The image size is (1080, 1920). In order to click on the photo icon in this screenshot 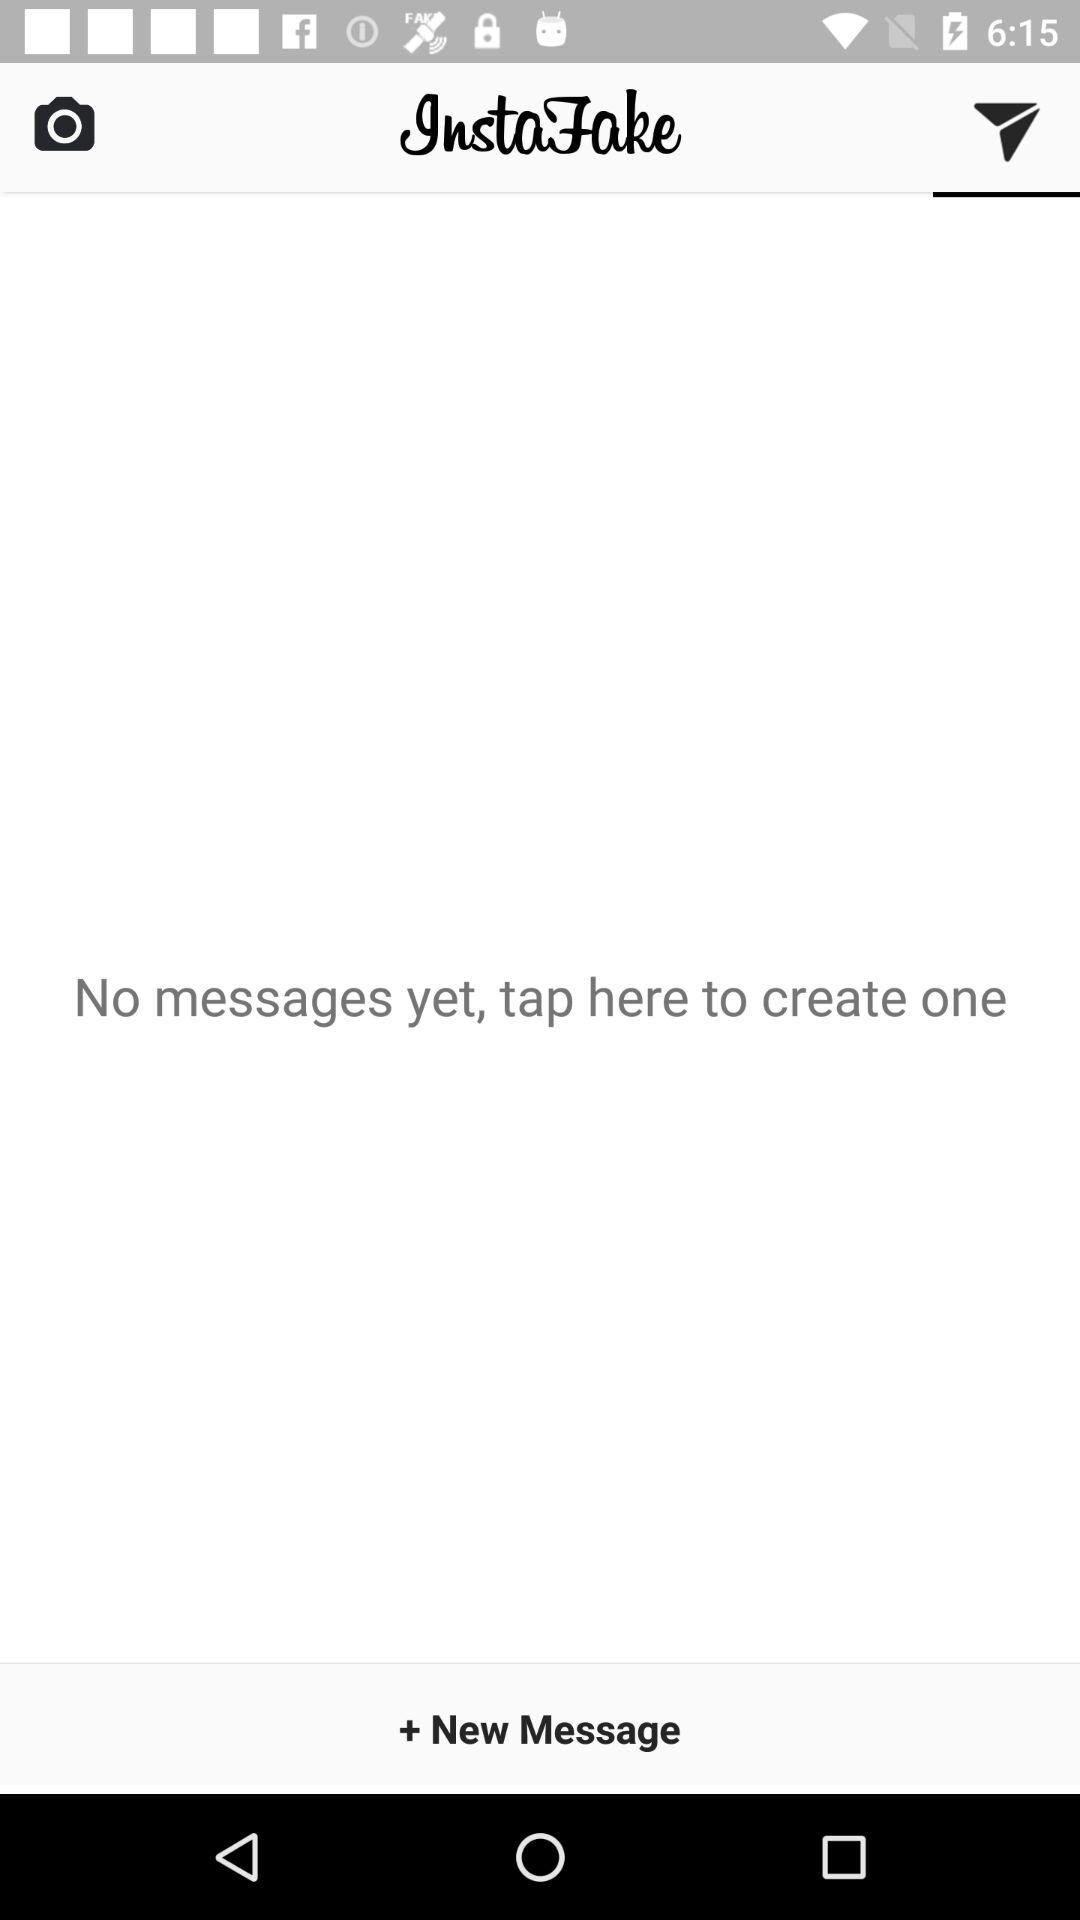, I will do `click(63, 122)`.